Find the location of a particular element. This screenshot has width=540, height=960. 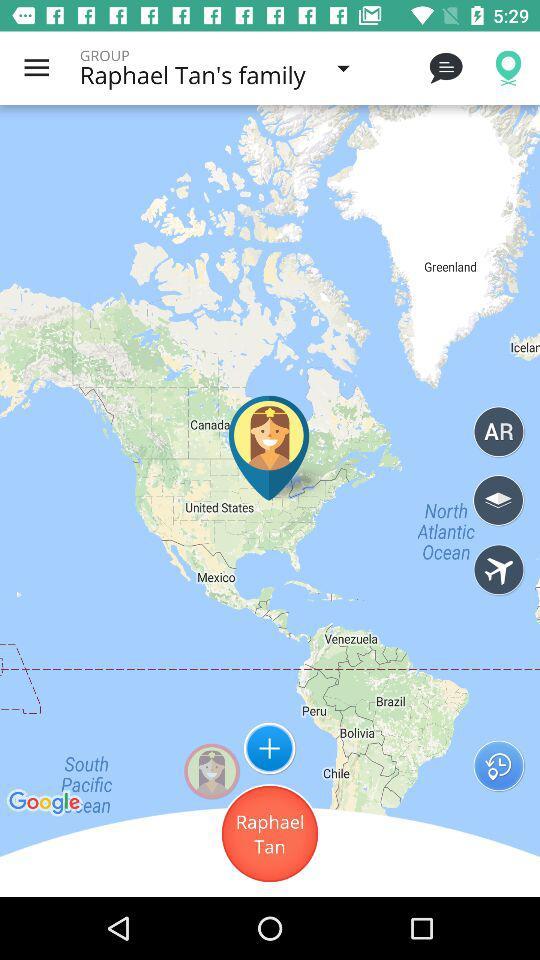

open map layers is located at coordinates (497, 499).